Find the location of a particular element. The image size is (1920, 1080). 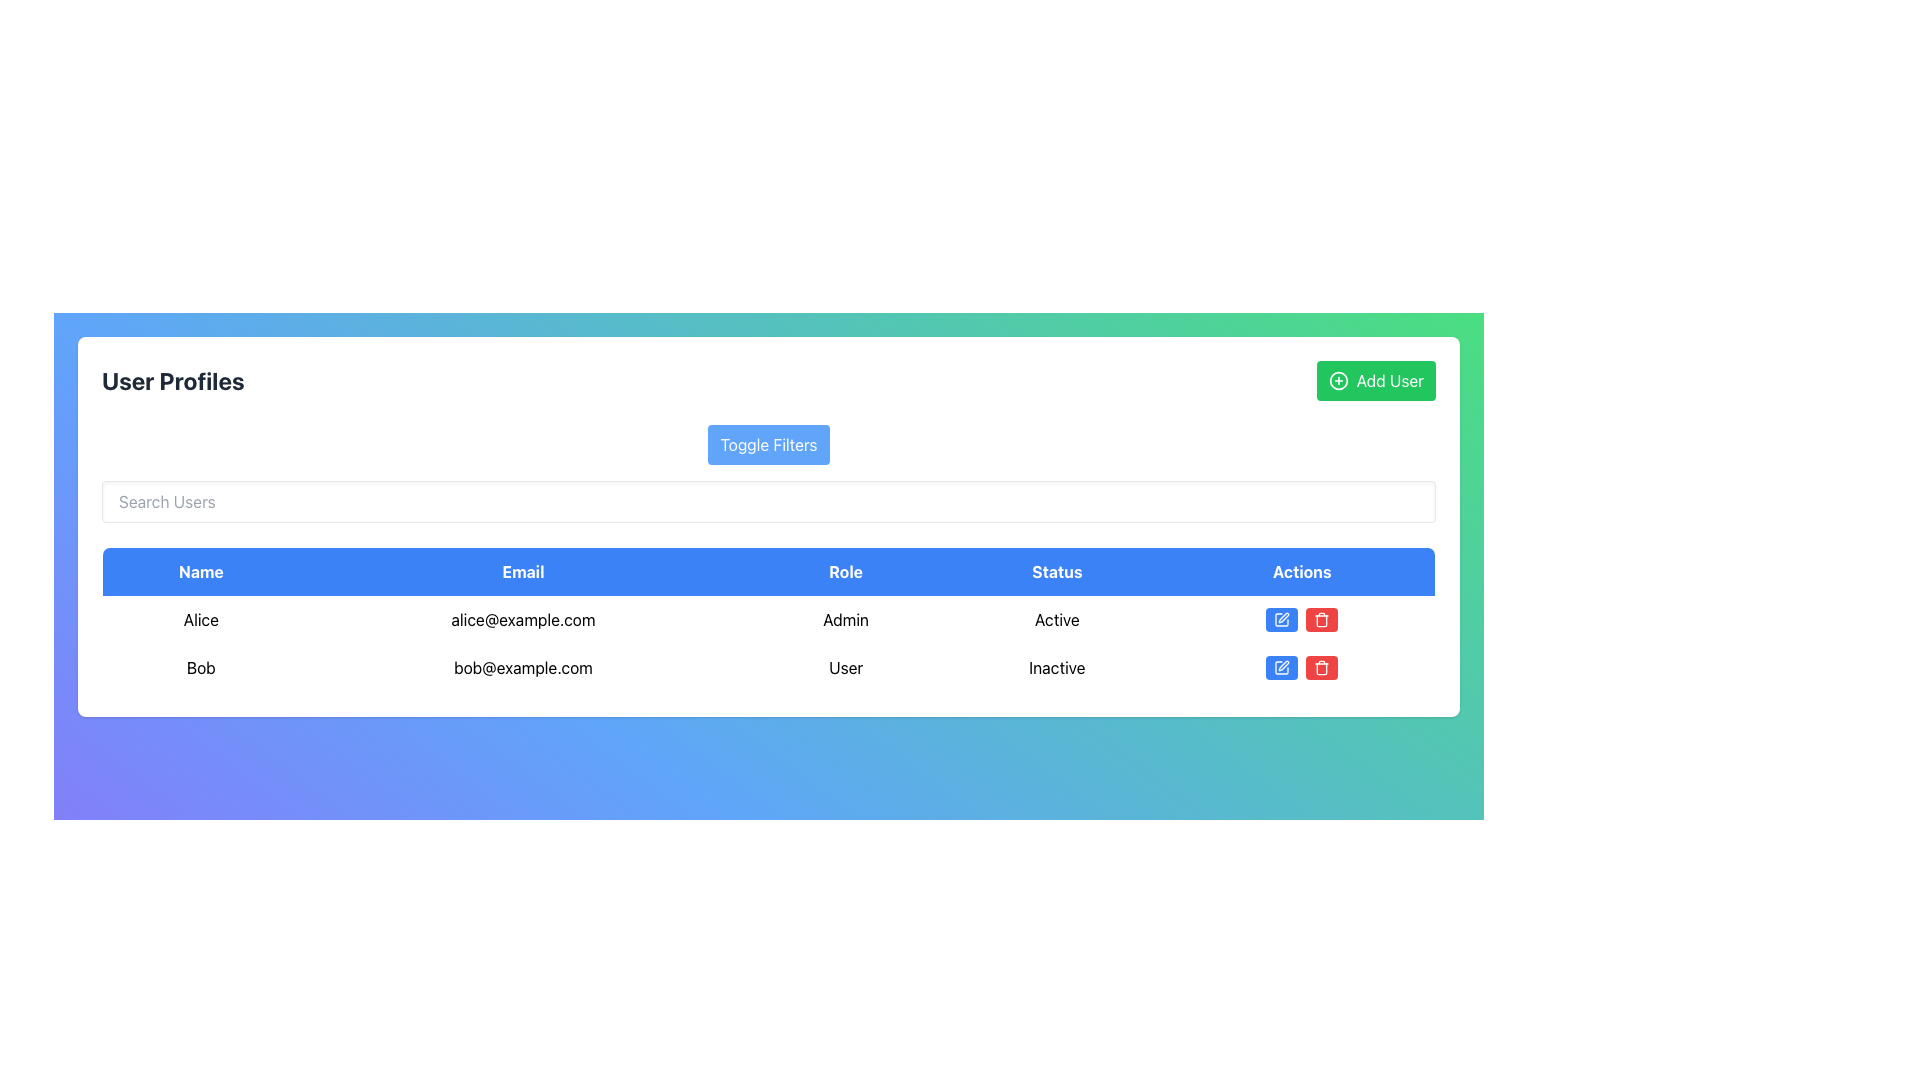

the edit icon in the Actions column of the user profile table for Alice is located at coordinates (1284, 666).